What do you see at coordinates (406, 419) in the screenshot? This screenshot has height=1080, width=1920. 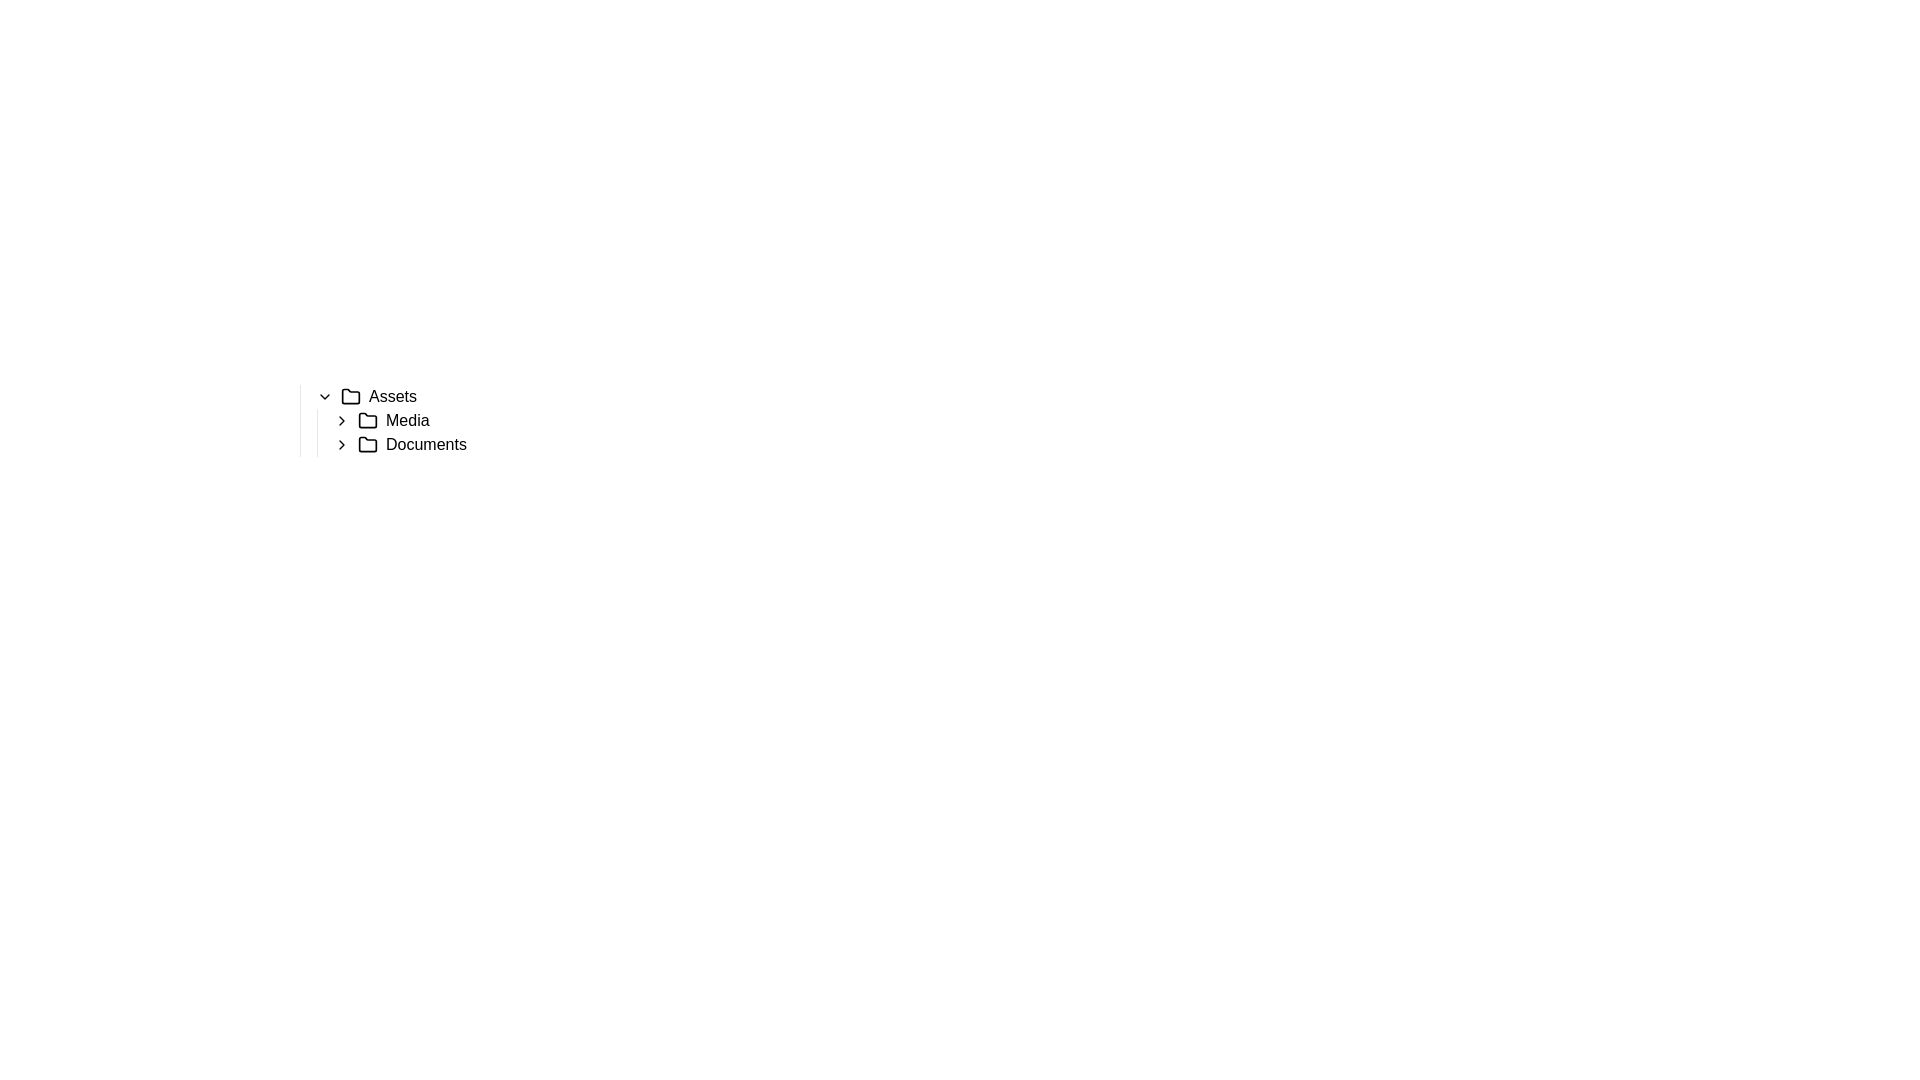 I see `the text label displaying 'Media'` at bounding box center [406, 419].